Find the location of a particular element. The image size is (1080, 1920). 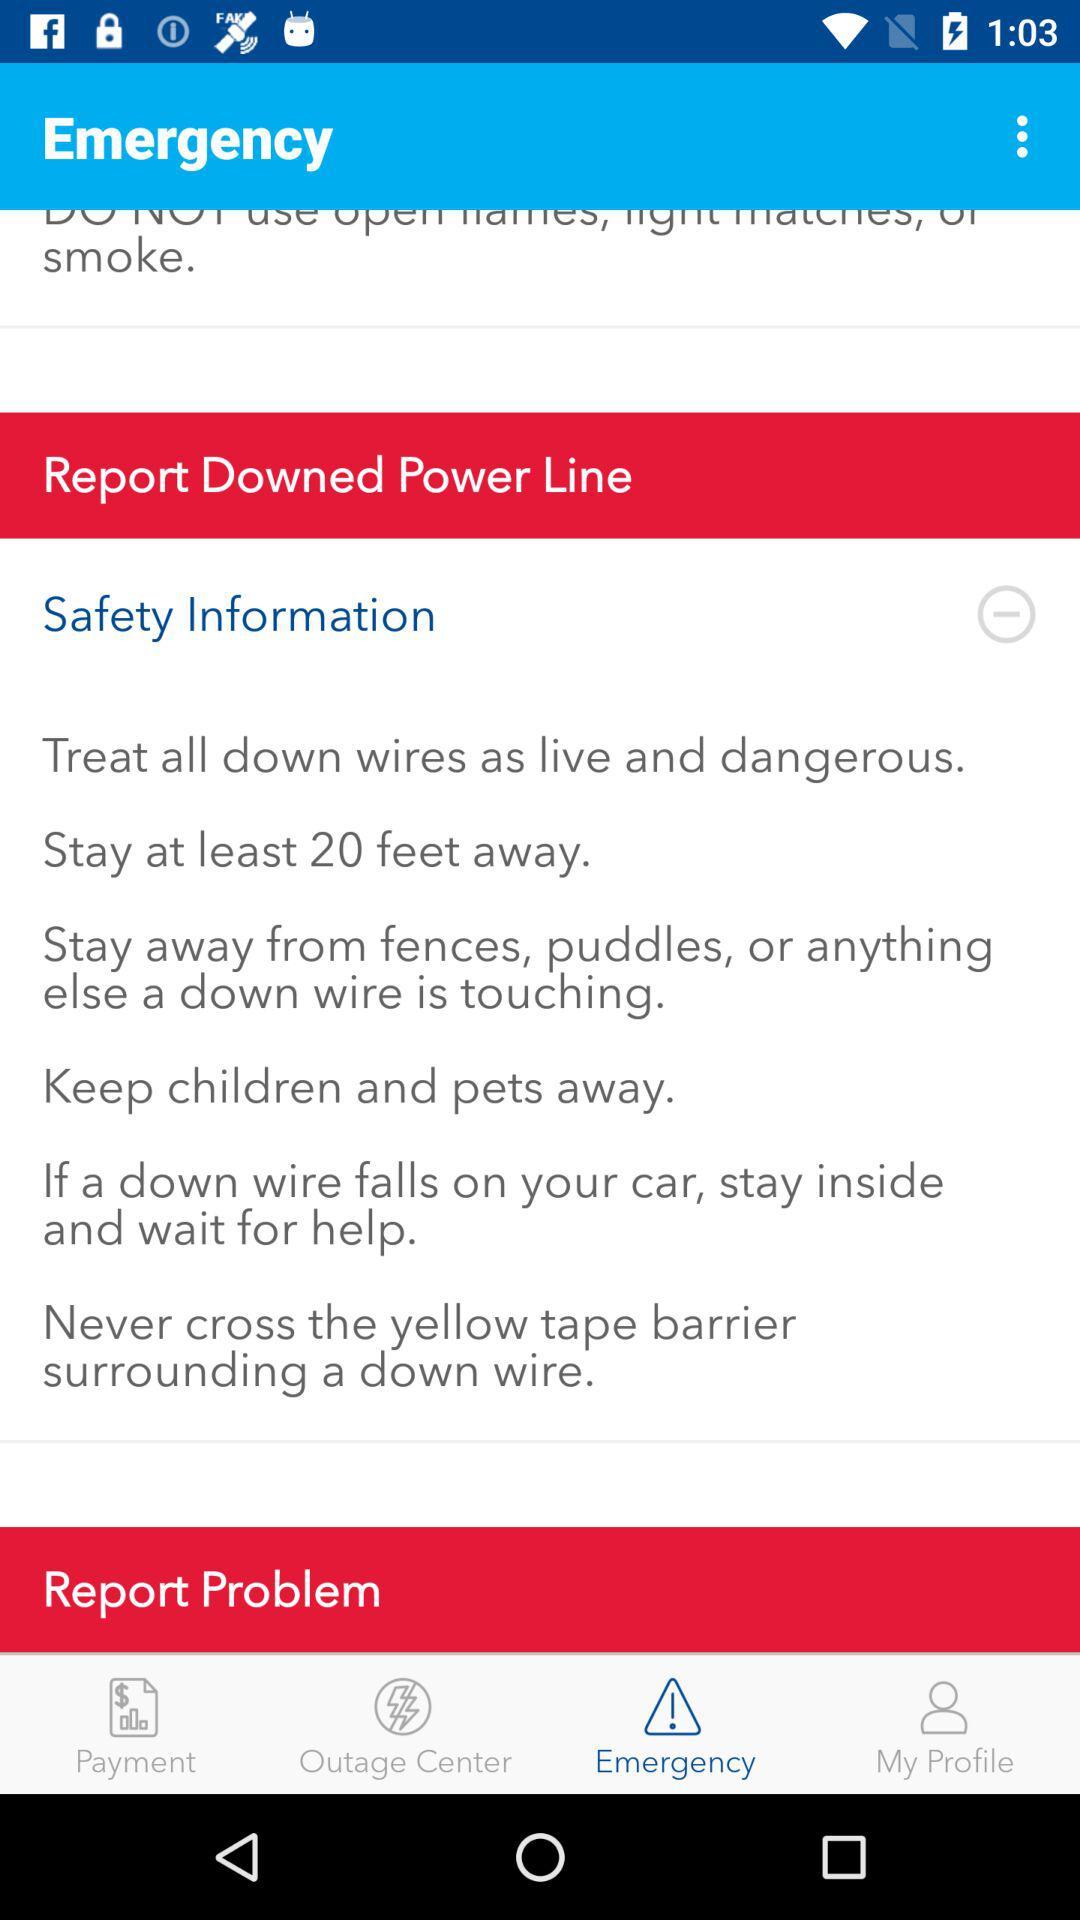

report downed power icon is located at coordinates (540, 474).